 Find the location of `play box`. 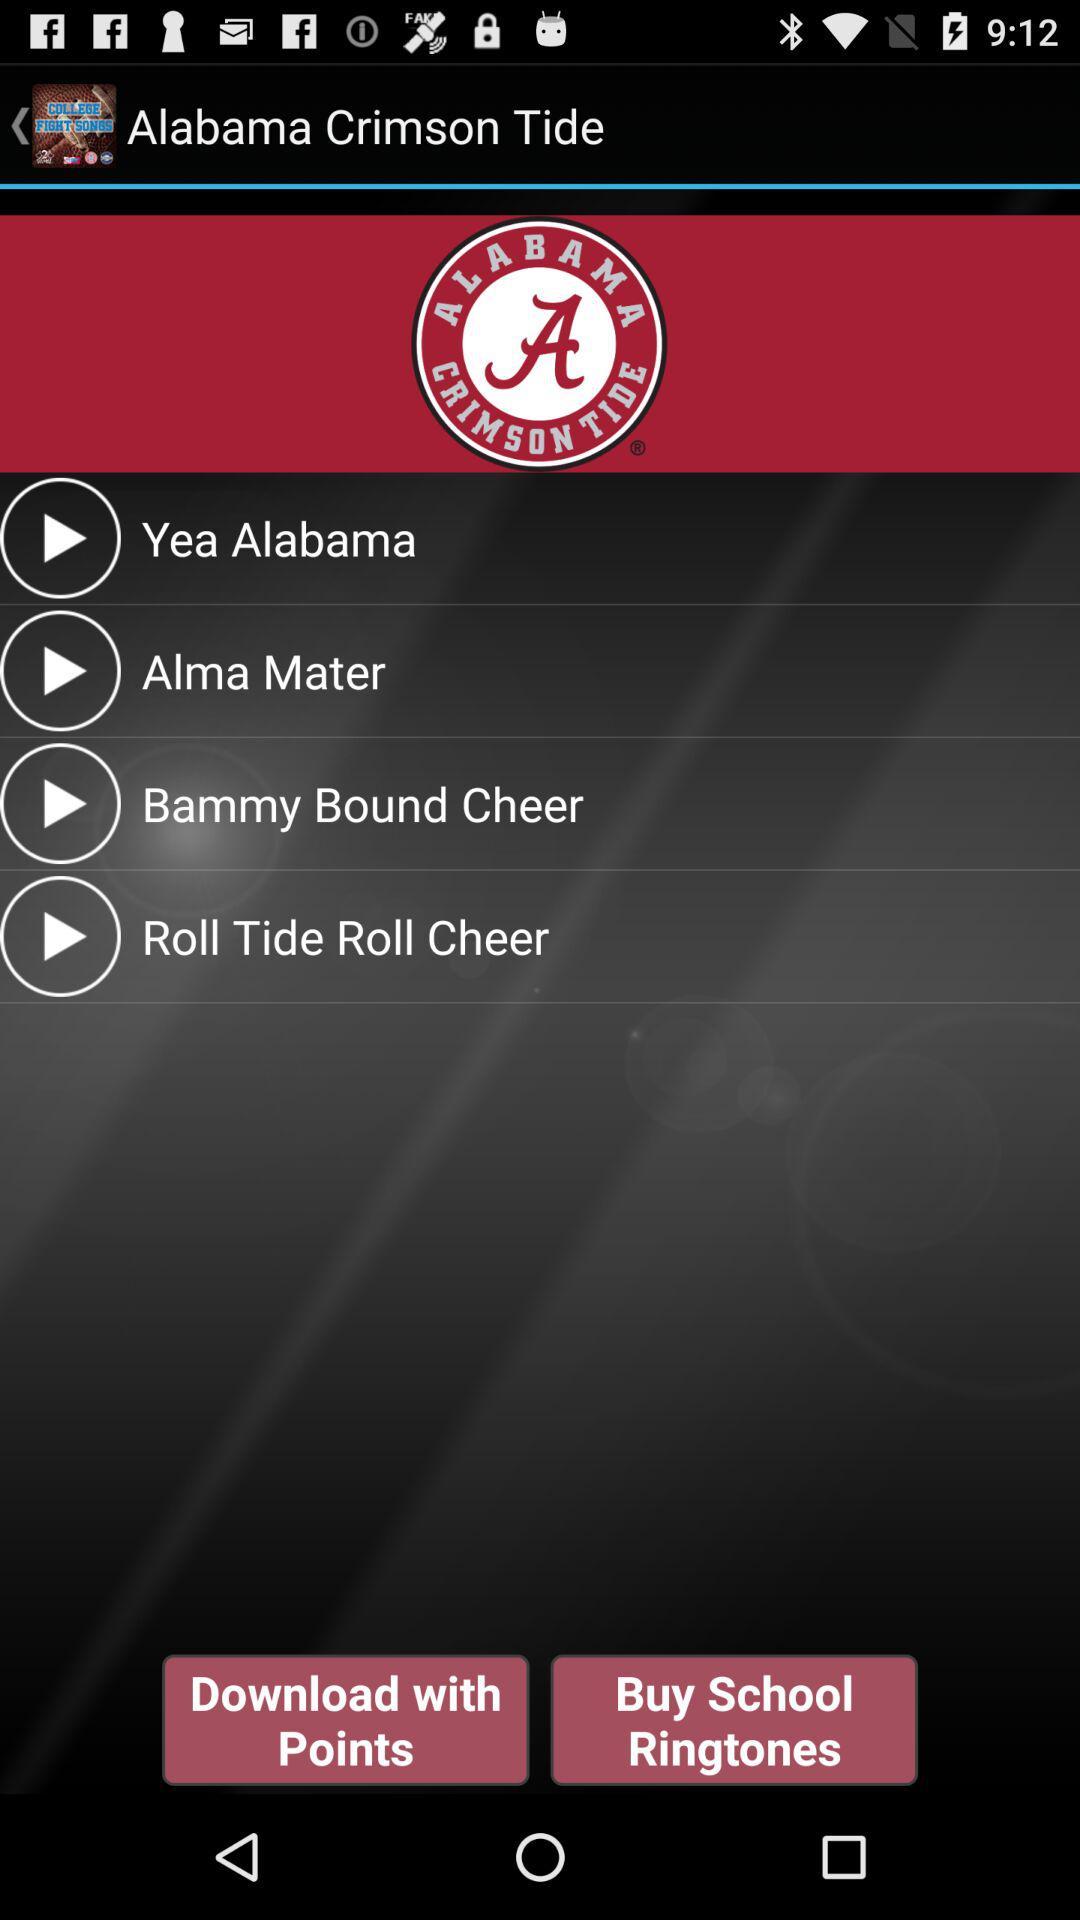

play box is located at coordinates (59, 538).